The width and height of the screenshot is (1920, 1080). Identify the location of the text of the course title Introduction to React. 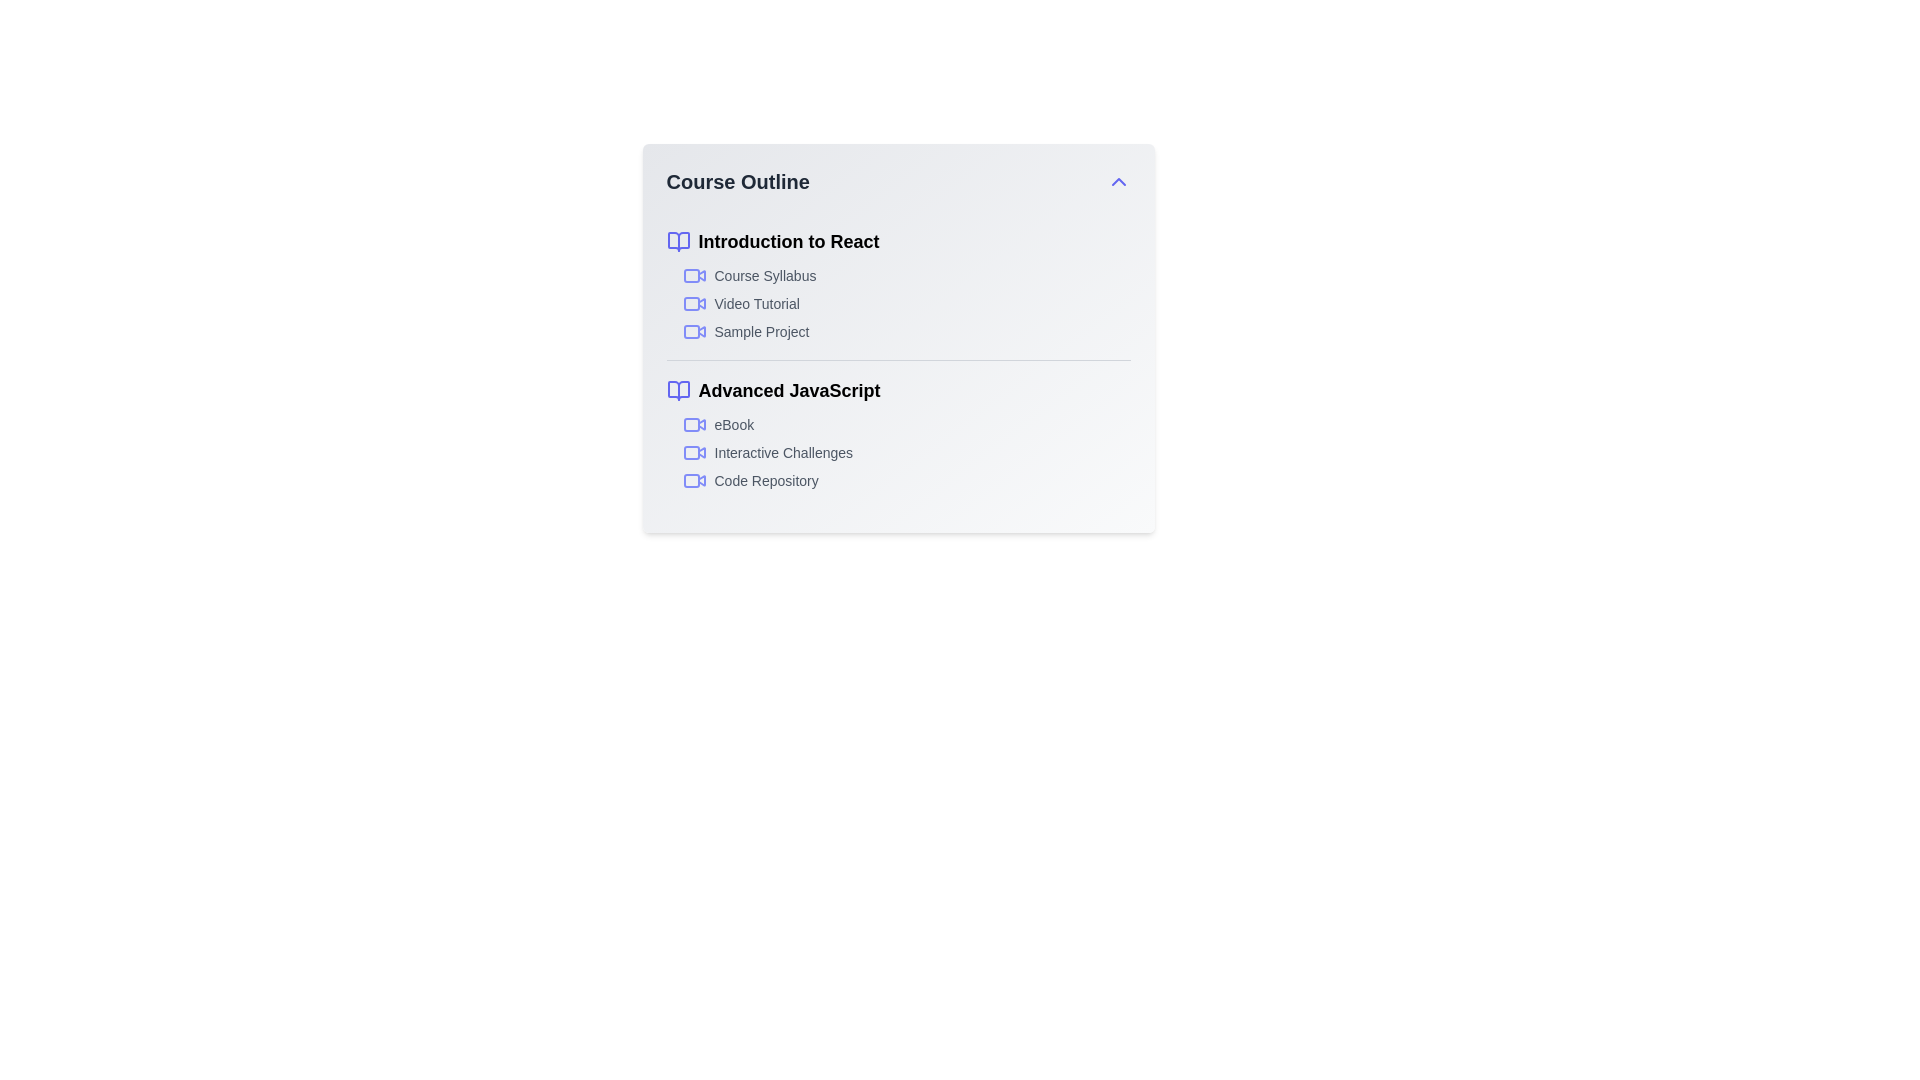
(897, 241).